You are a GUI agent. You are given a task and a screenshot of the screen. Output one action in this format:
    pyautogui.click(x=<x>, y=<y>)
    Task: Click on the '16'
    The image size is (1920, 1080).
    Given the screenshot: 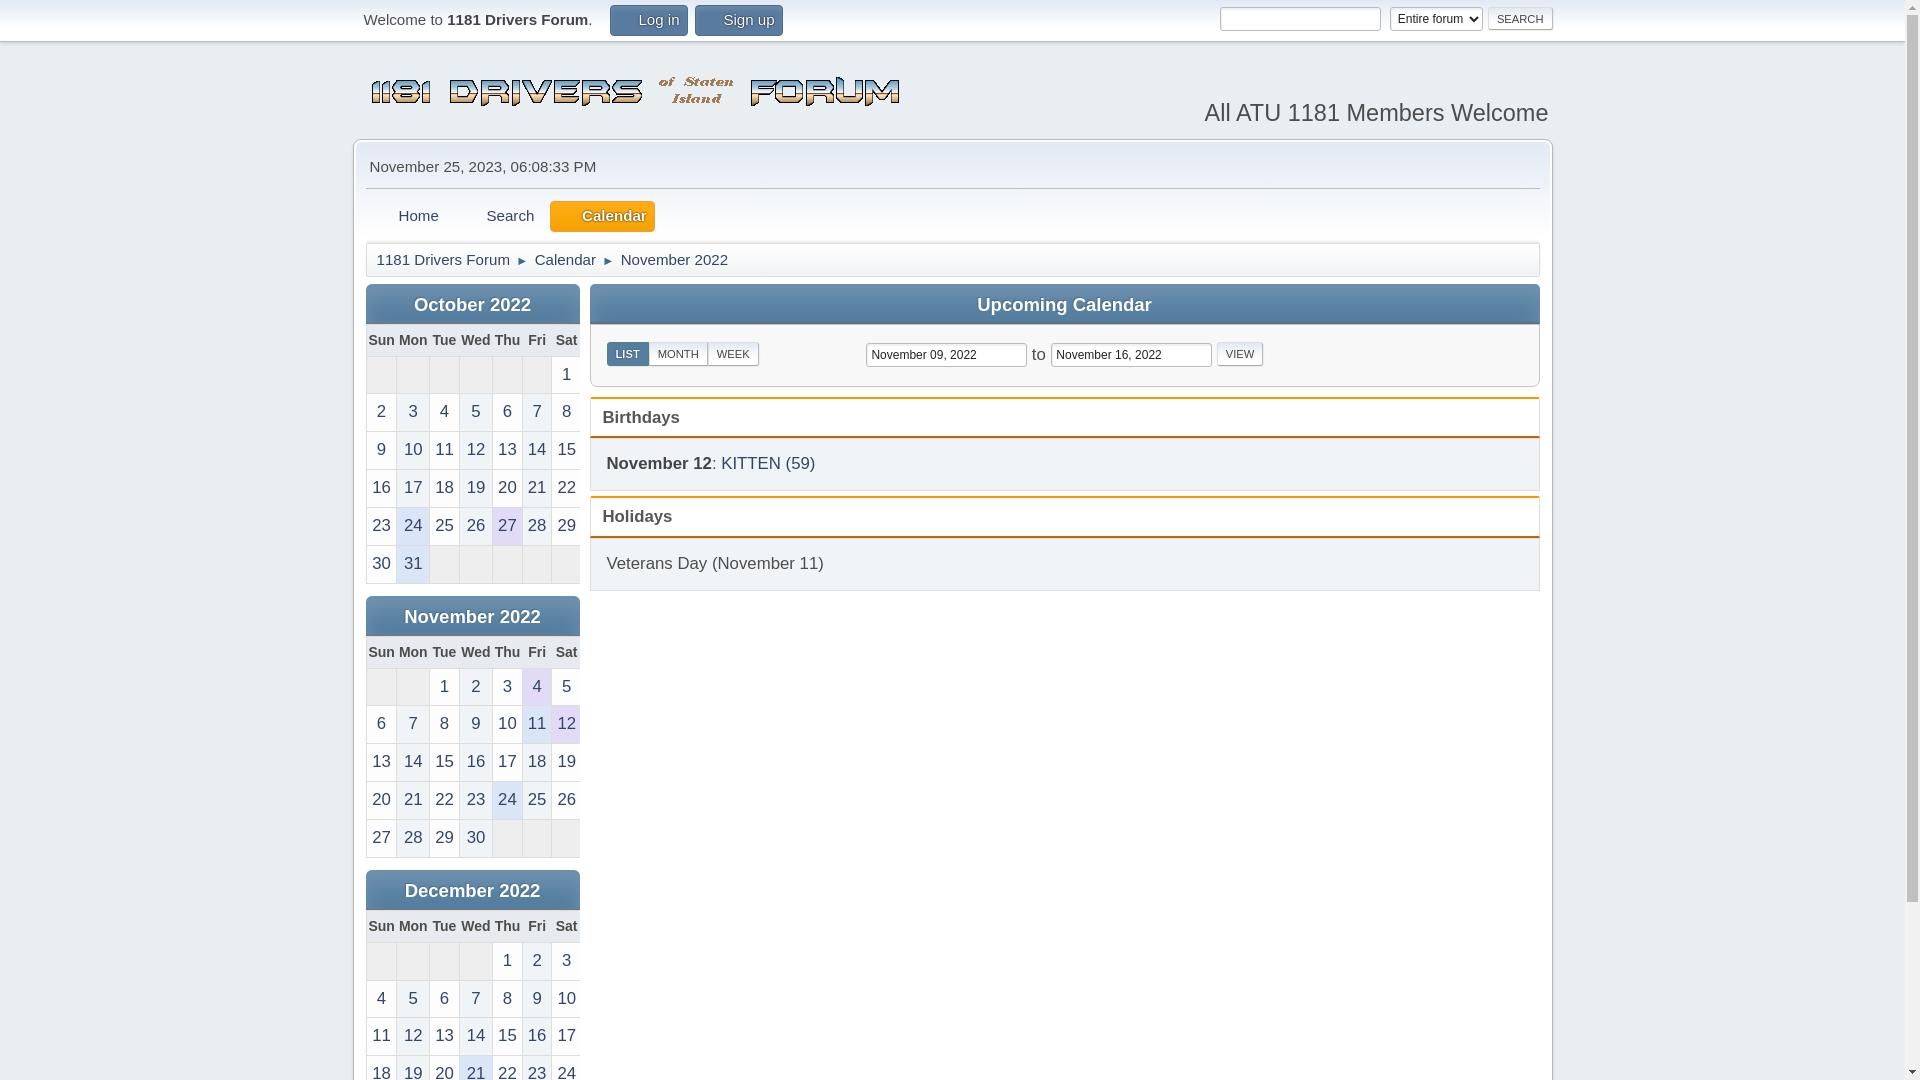 What is the action you would take?
    pyautogui.click(x=380, y=488)
    